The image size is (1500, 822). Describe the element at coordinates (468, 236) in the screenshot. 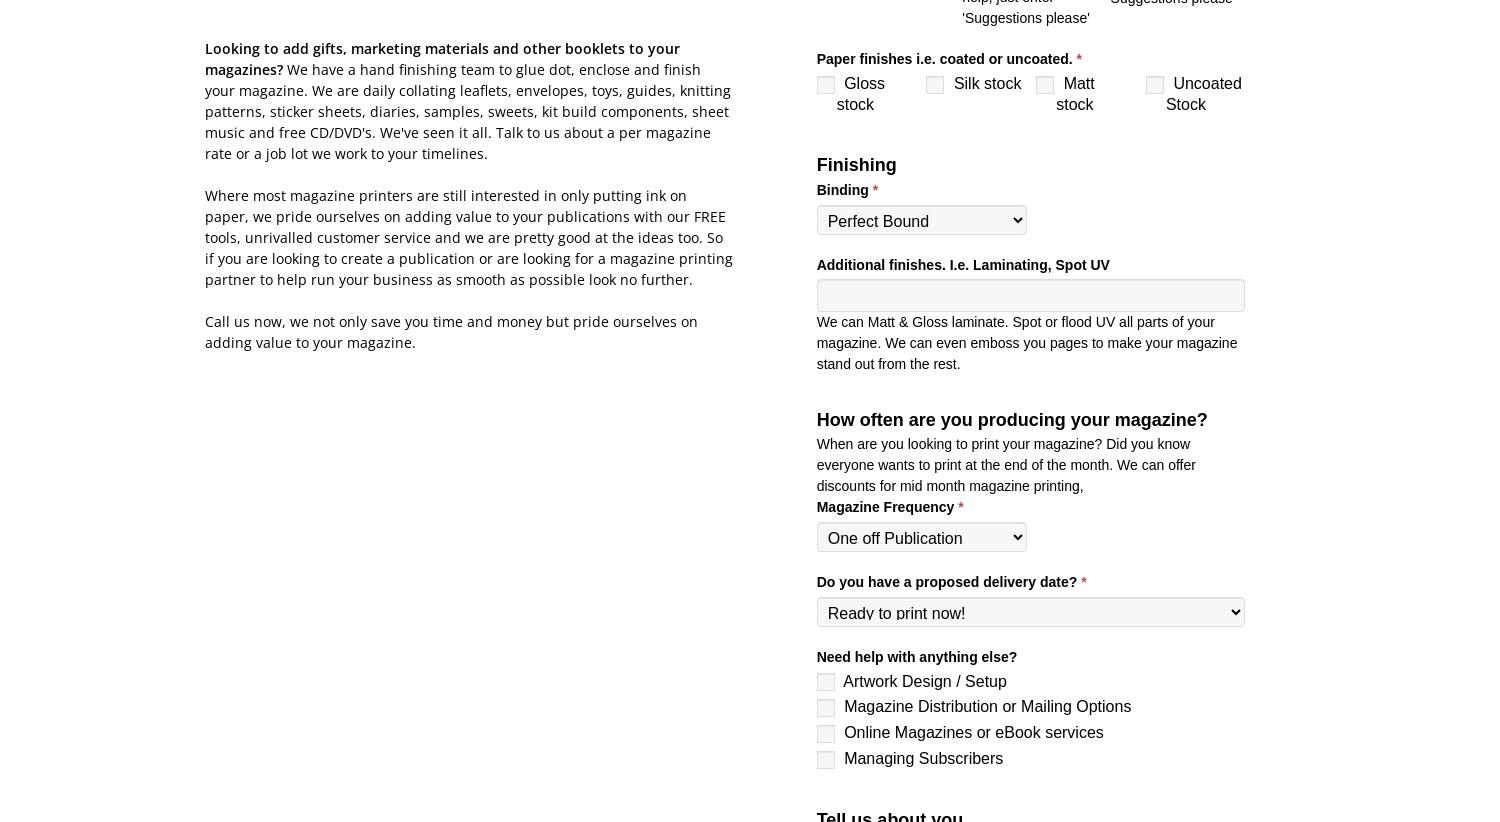

I see `'Where most magazine printers are still interested in only putting ink on paper, we pride ourselves on adding value to your publications with our FREE tools, unrivalled customer service and we are pretty good at the ideas too. So if you are looking to create a publication or are looking for a magazine printing partner to help run your business as smooth as possible look no further.'` at that location.